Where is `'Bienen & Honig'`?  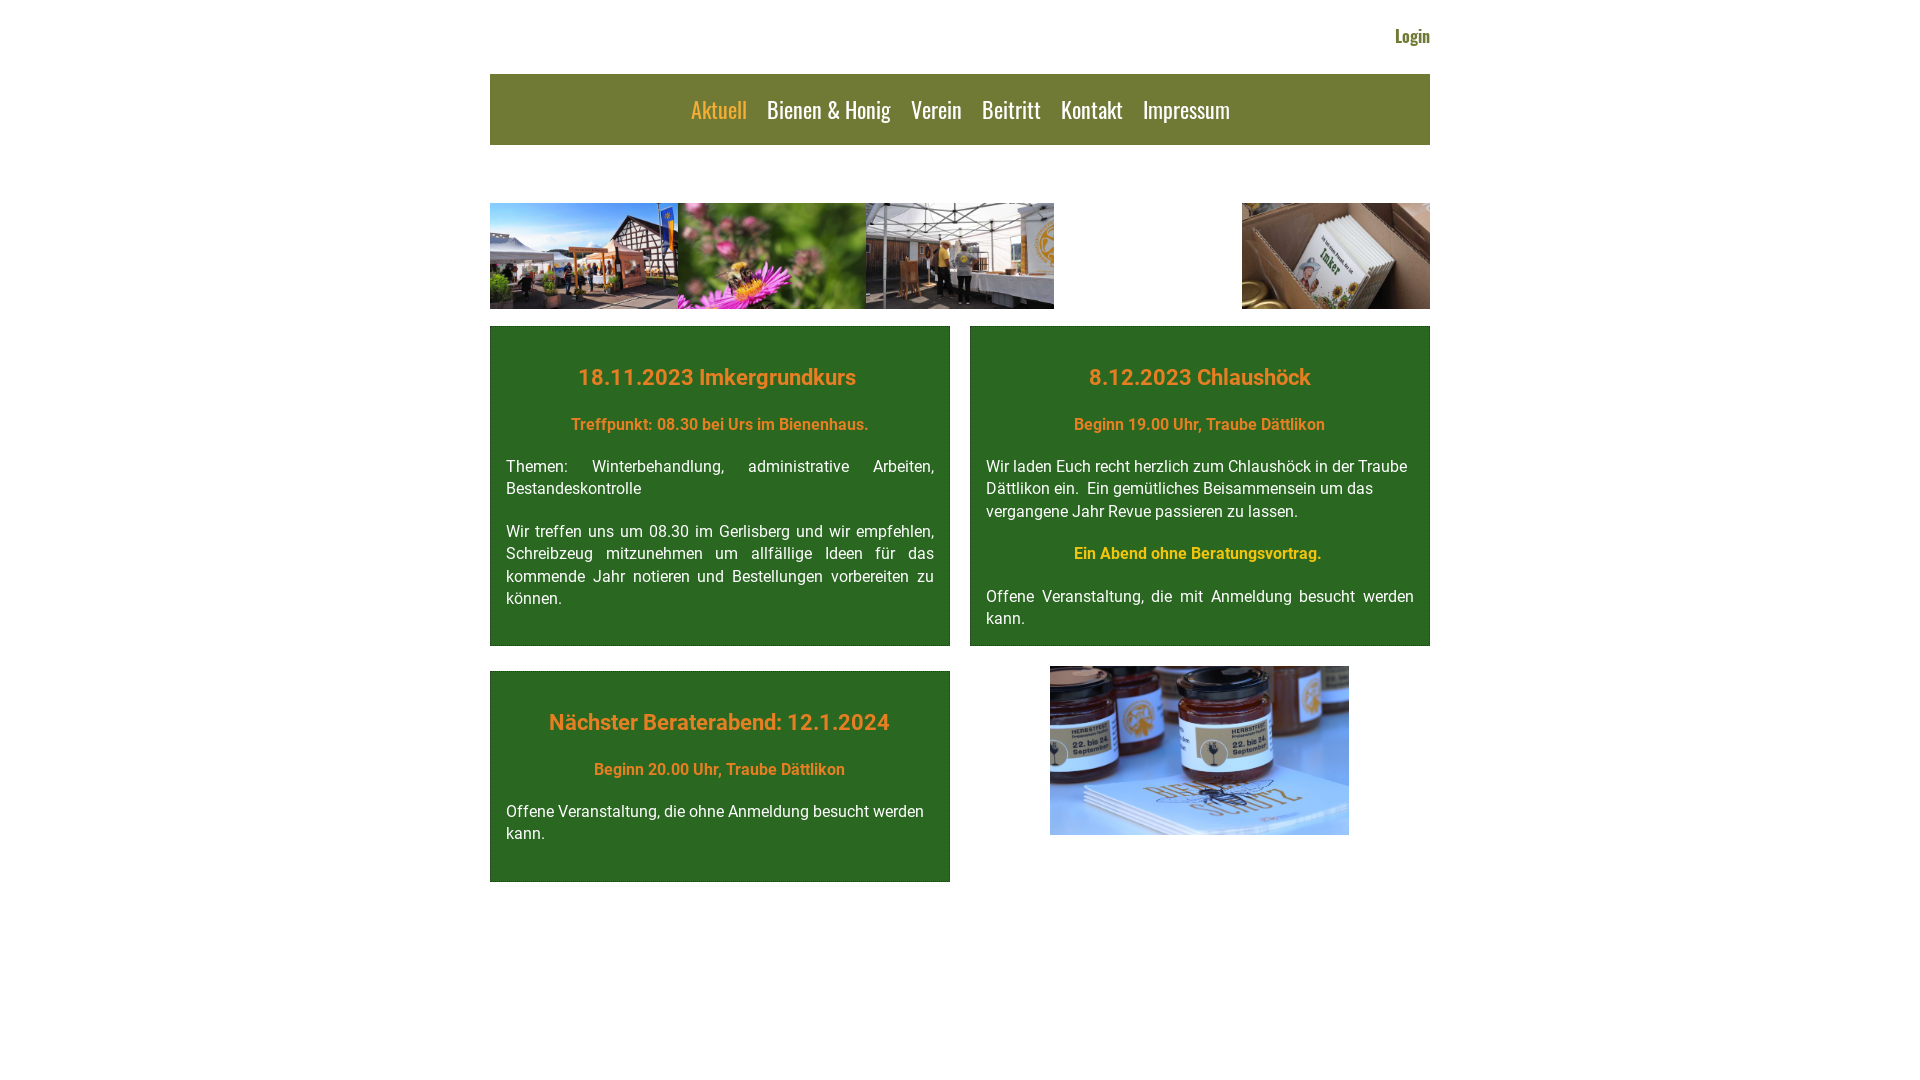
'Bienen & Honig' is located at coordinates (754, 109).